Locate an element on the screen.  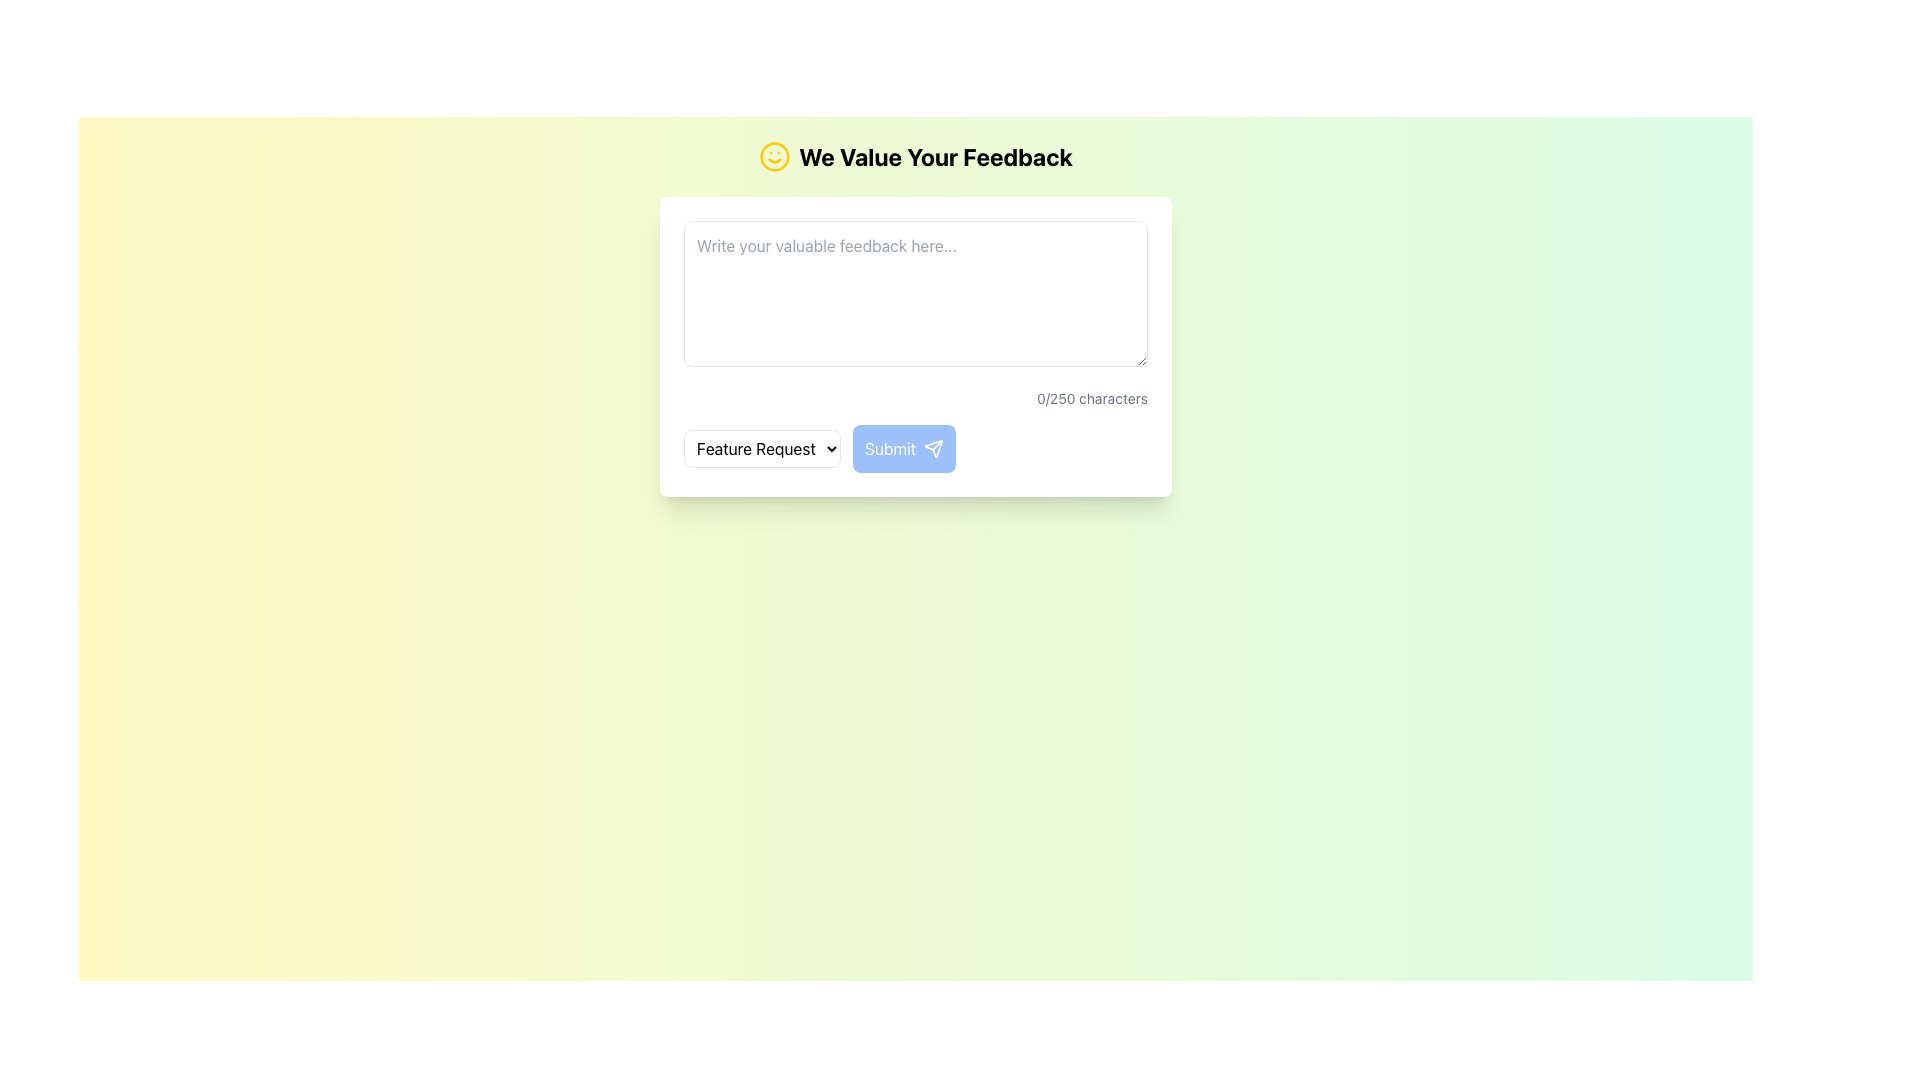
the SVG circle element with a smiley face design, which is yellow and positioned above the heading 'We Value Your Feedback.' is located at coordinates (774, 156).